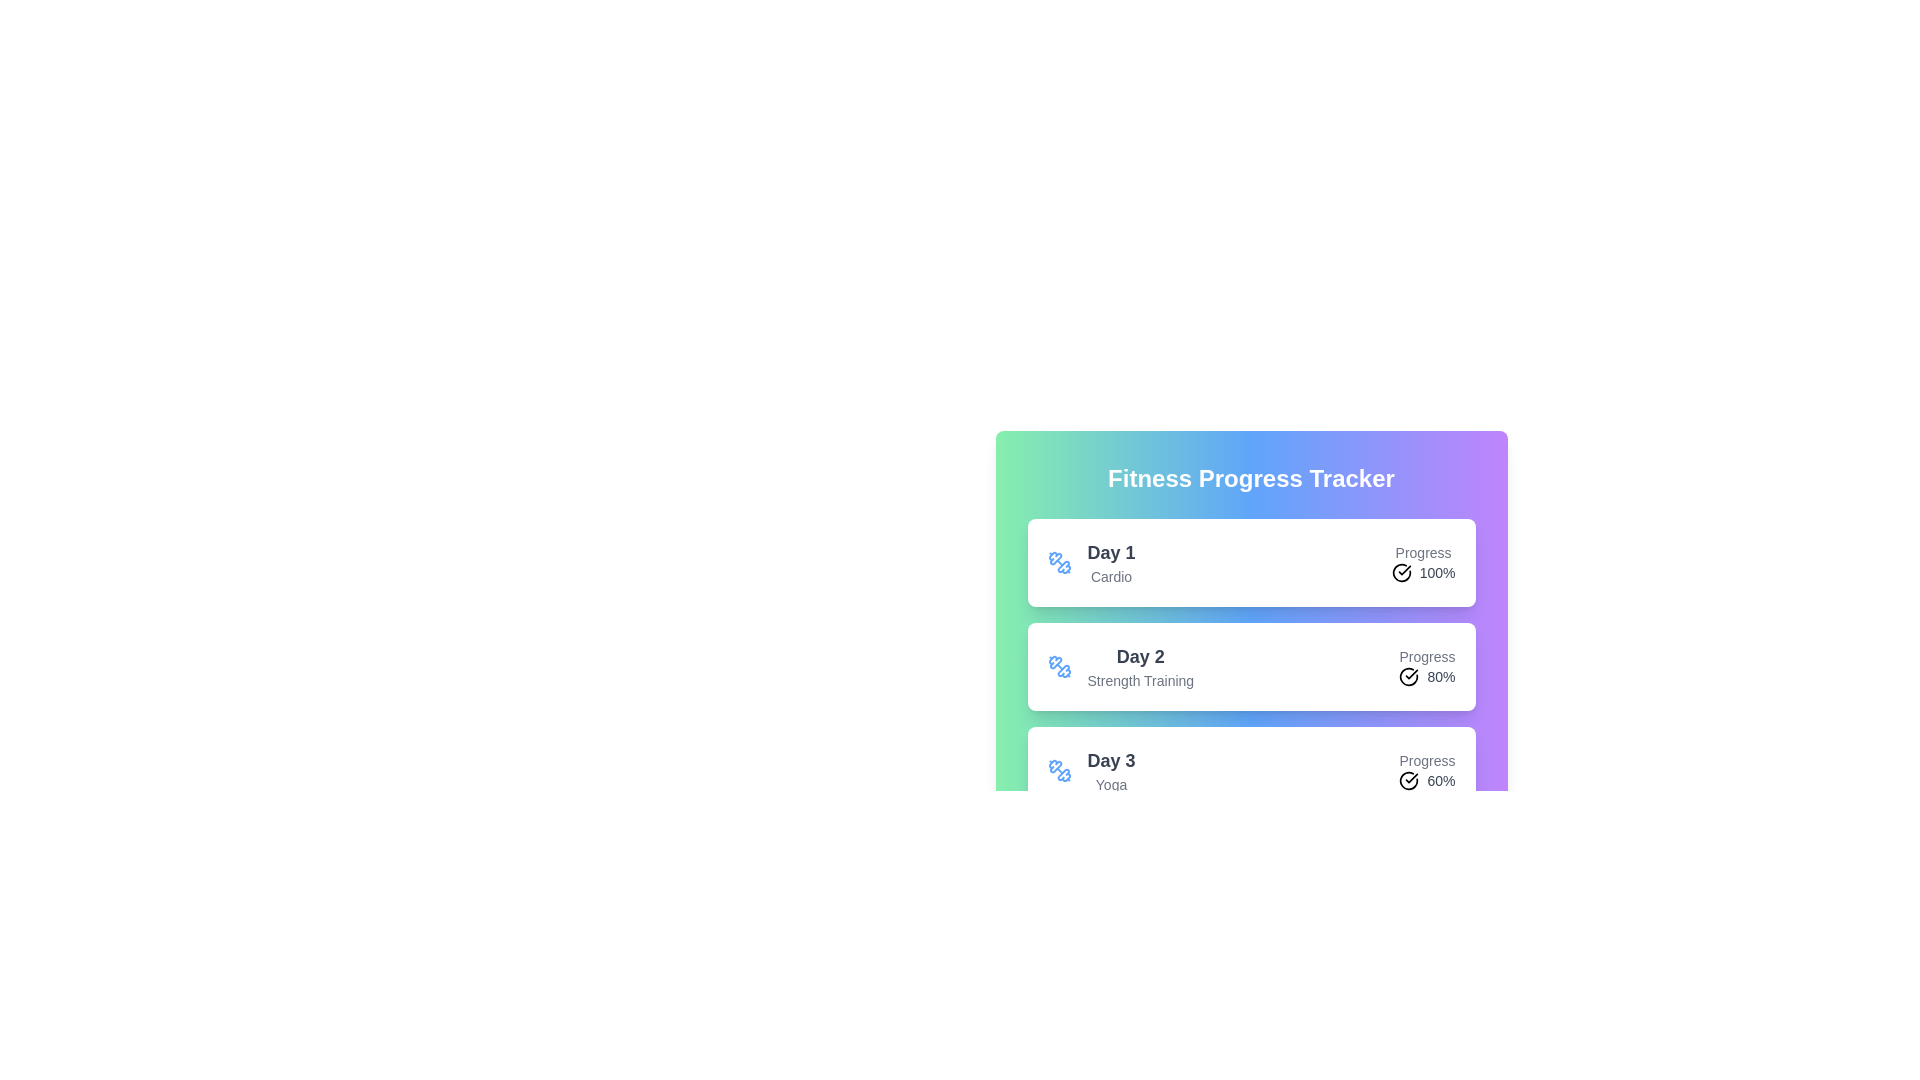 The image size is (1920, 1080). Describe the element at coordinates (1250, 667) in the screenshot. I see `the workout item for Day 2 to view its details` at that location.